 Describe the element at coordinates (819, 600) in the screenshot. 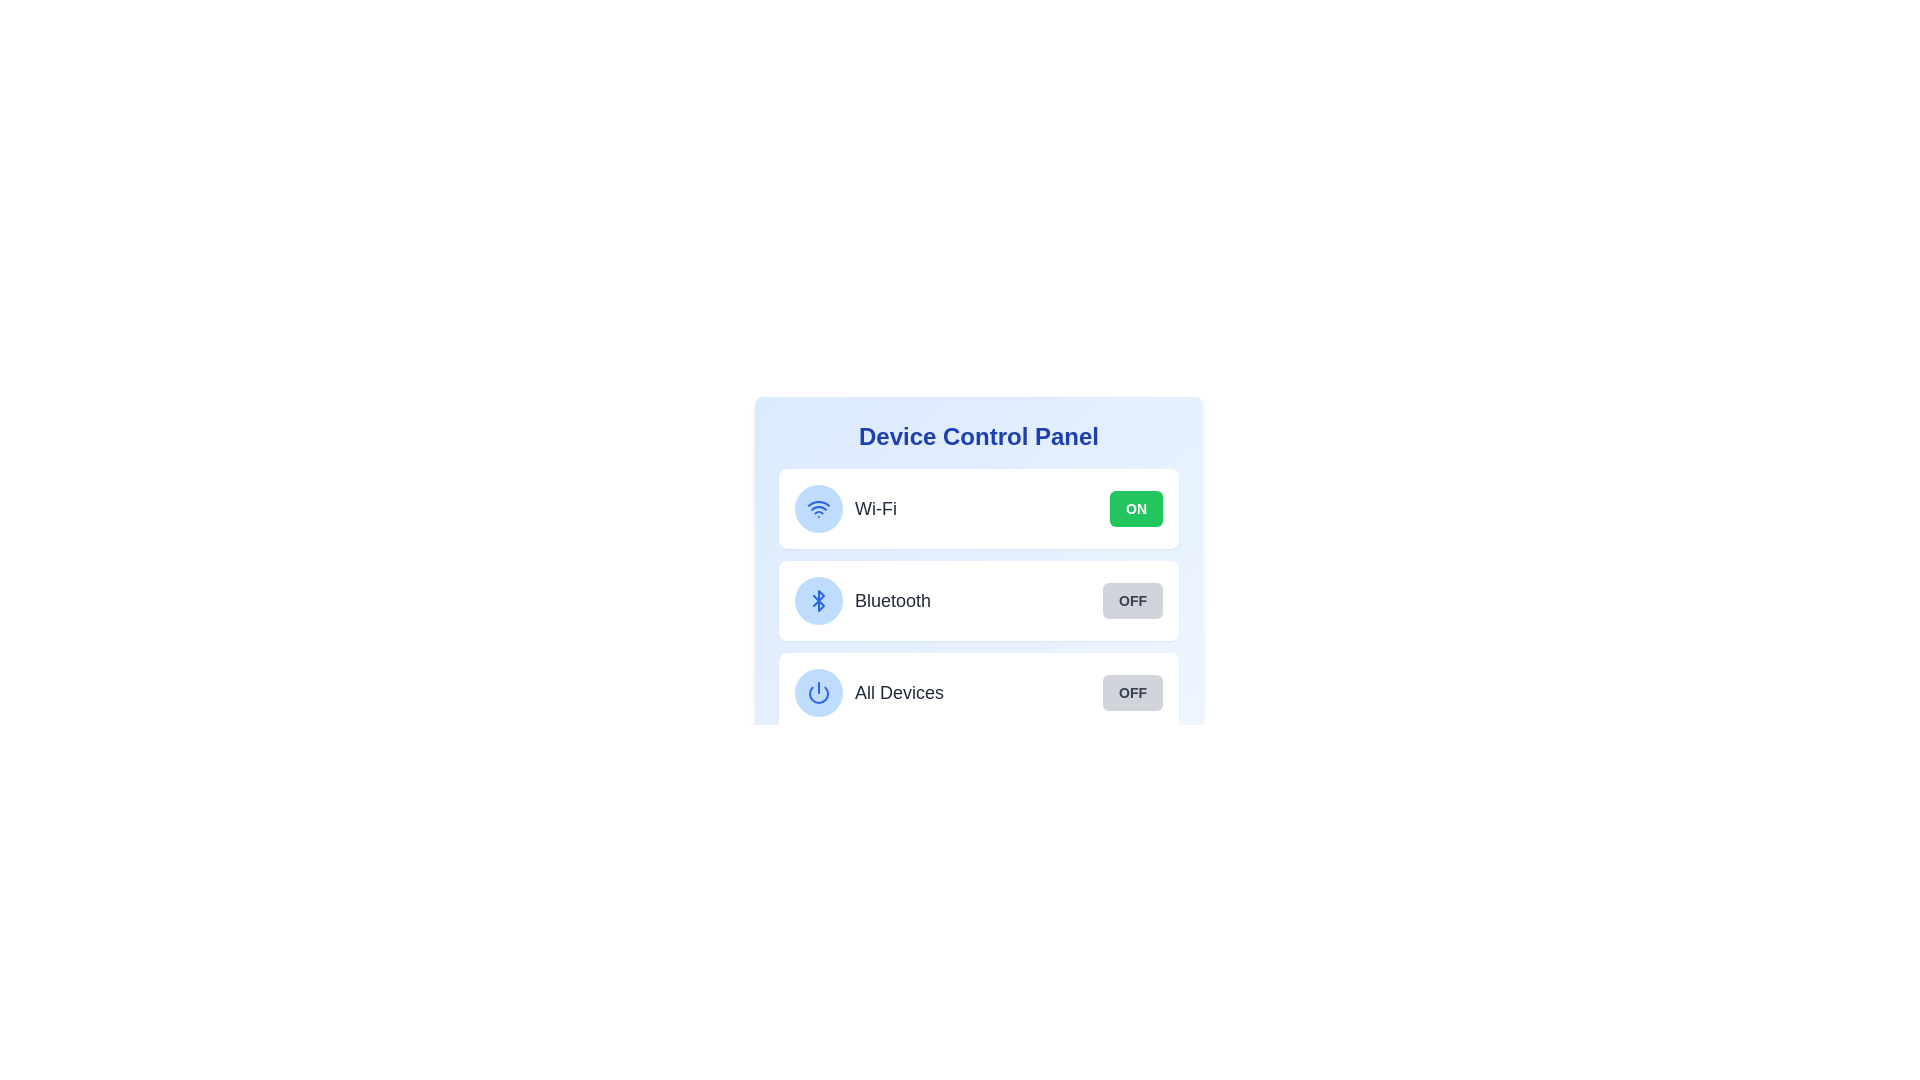

I see `the Bluetooth icon located in the Device Control Panel, positioned next to the 'Bluetooth' label` at that location.